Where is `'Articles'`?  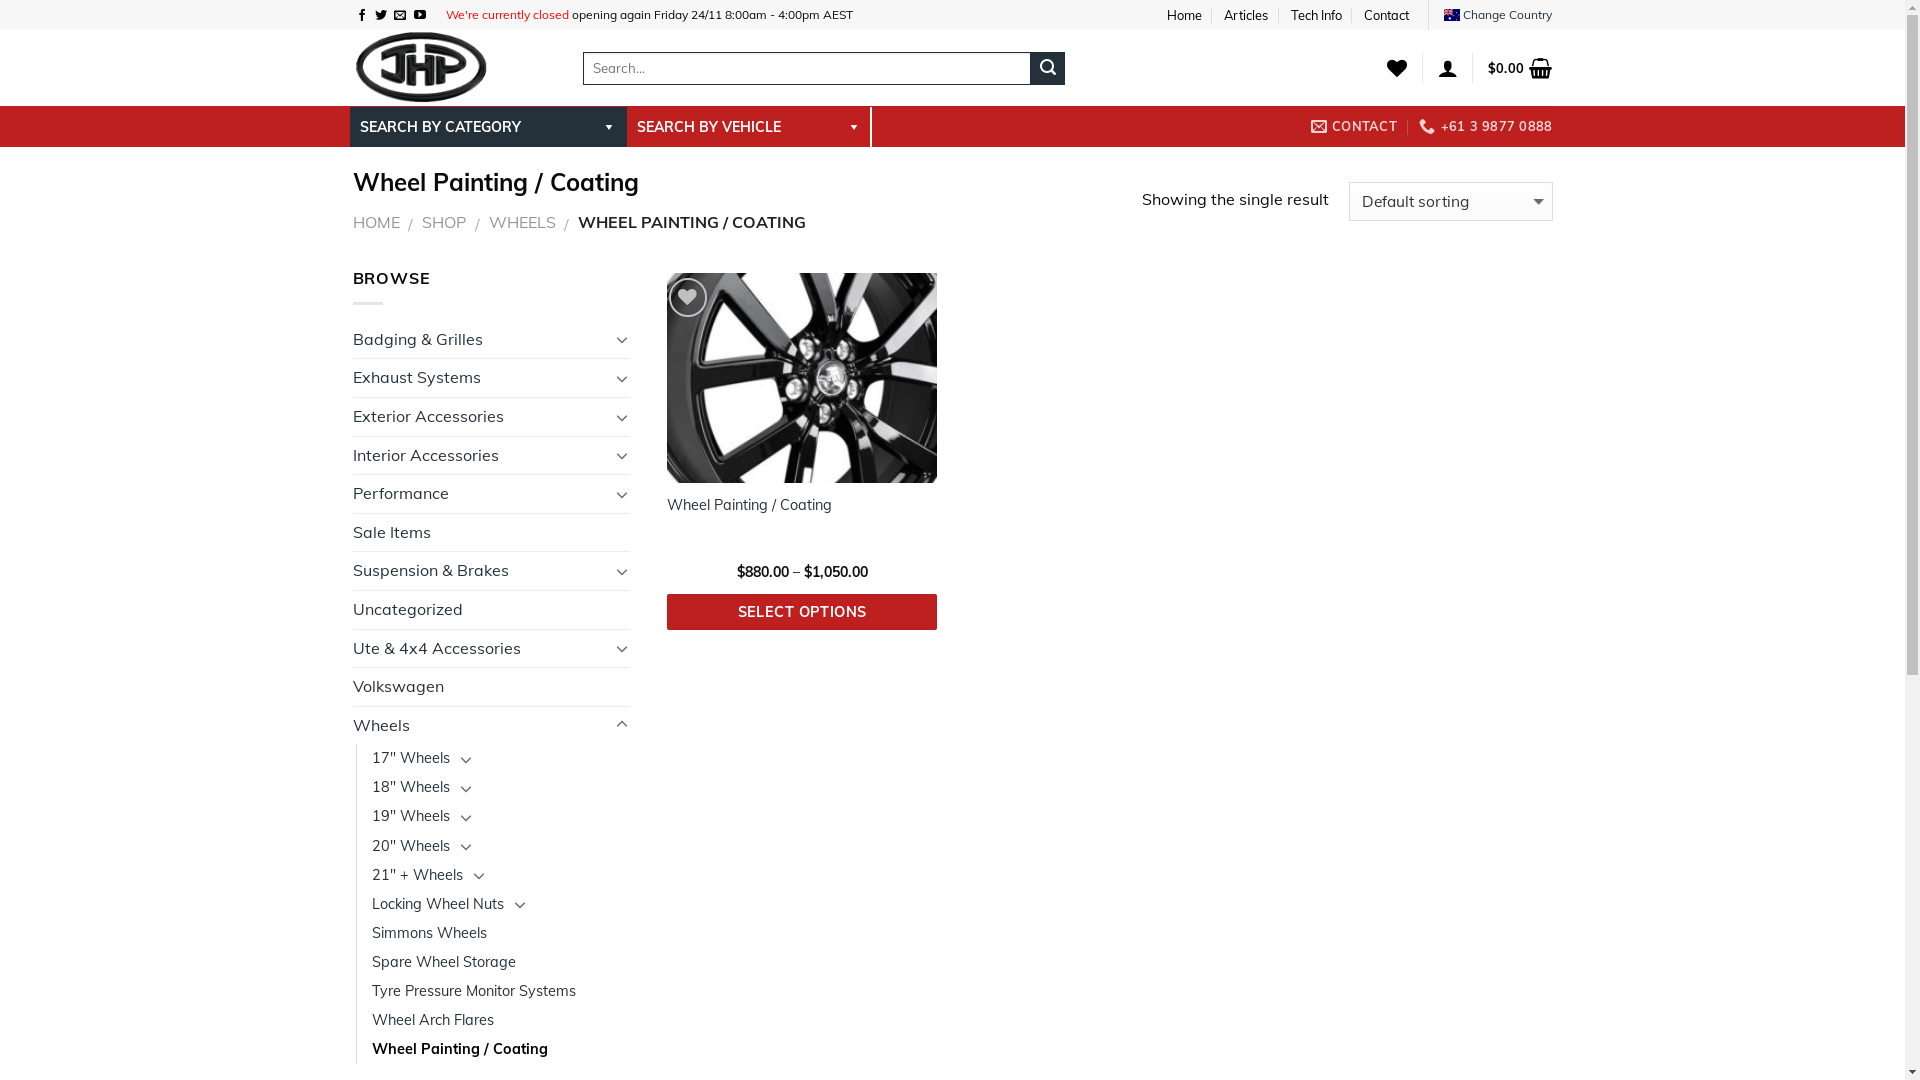
'Articles' is located at coordinates (1245, 15).